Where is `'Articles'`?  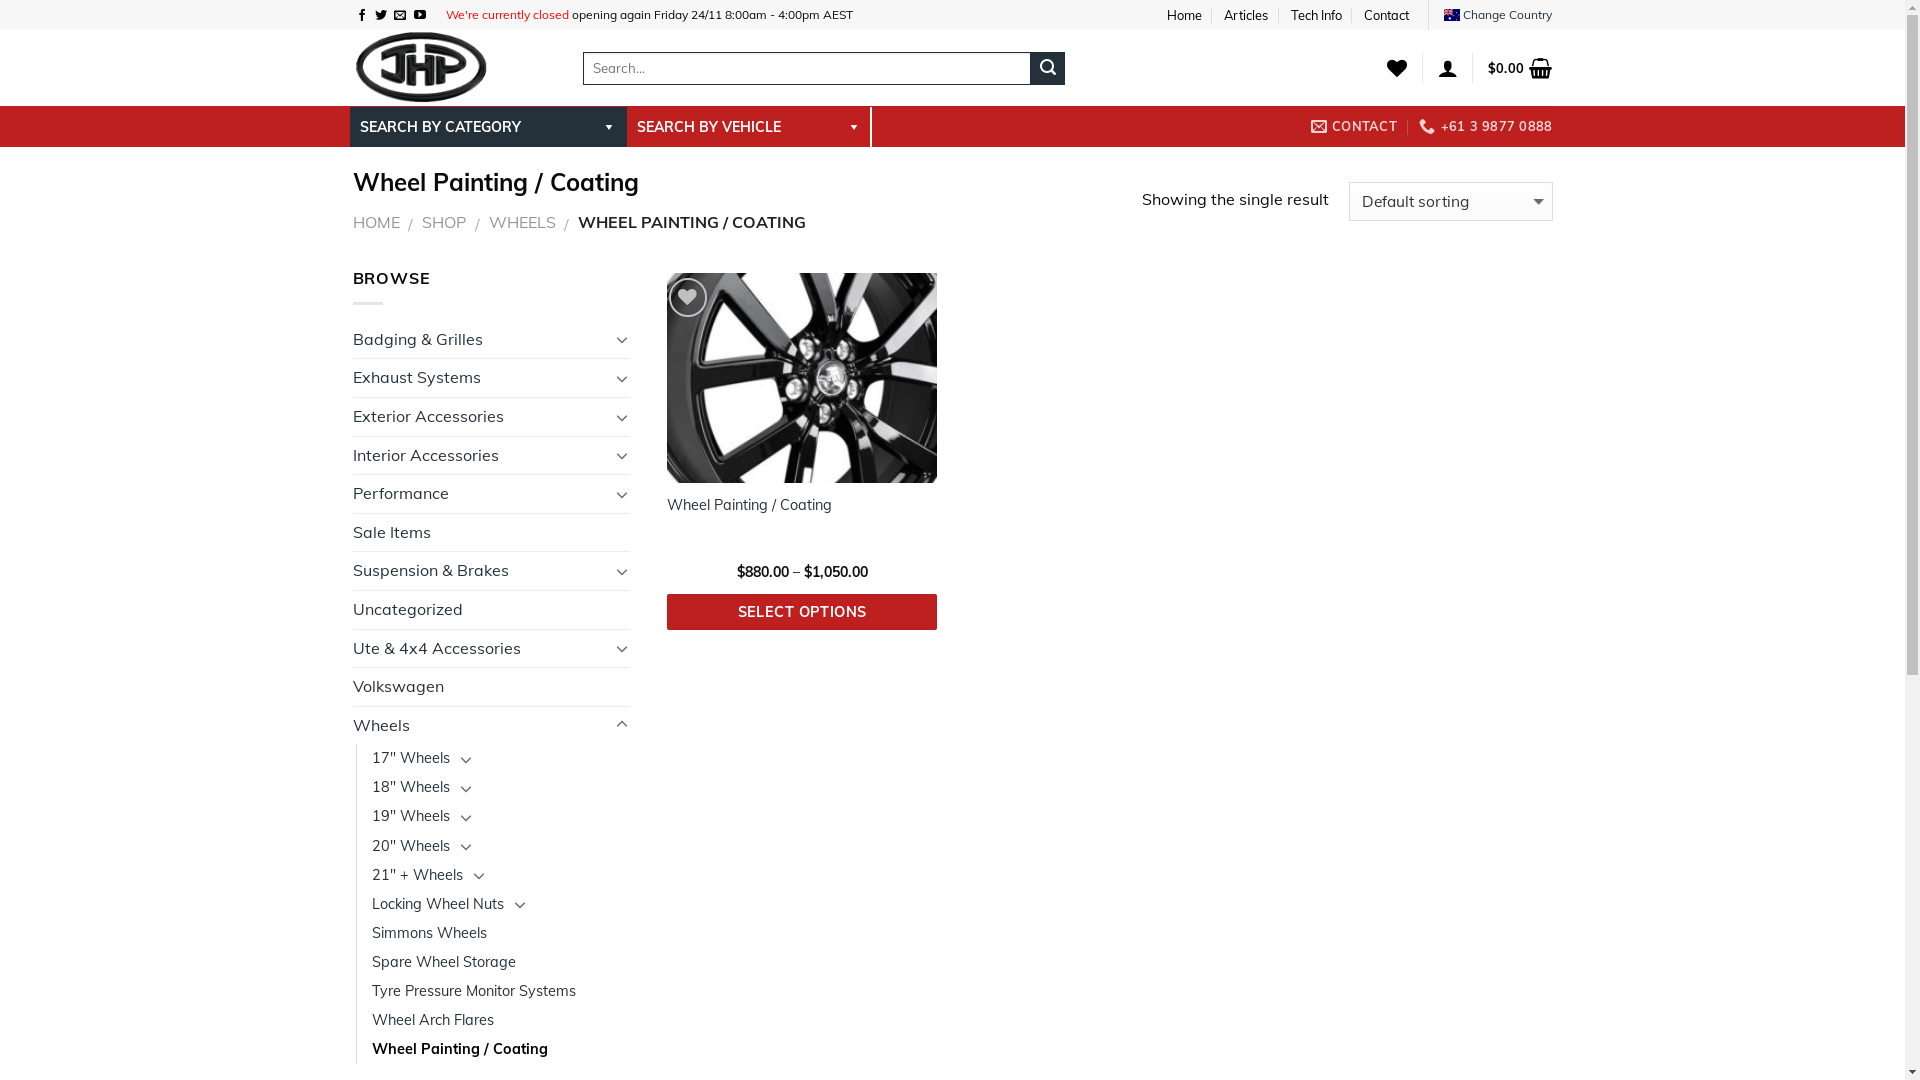
'Articles' is located at coordinates (1245, 15).